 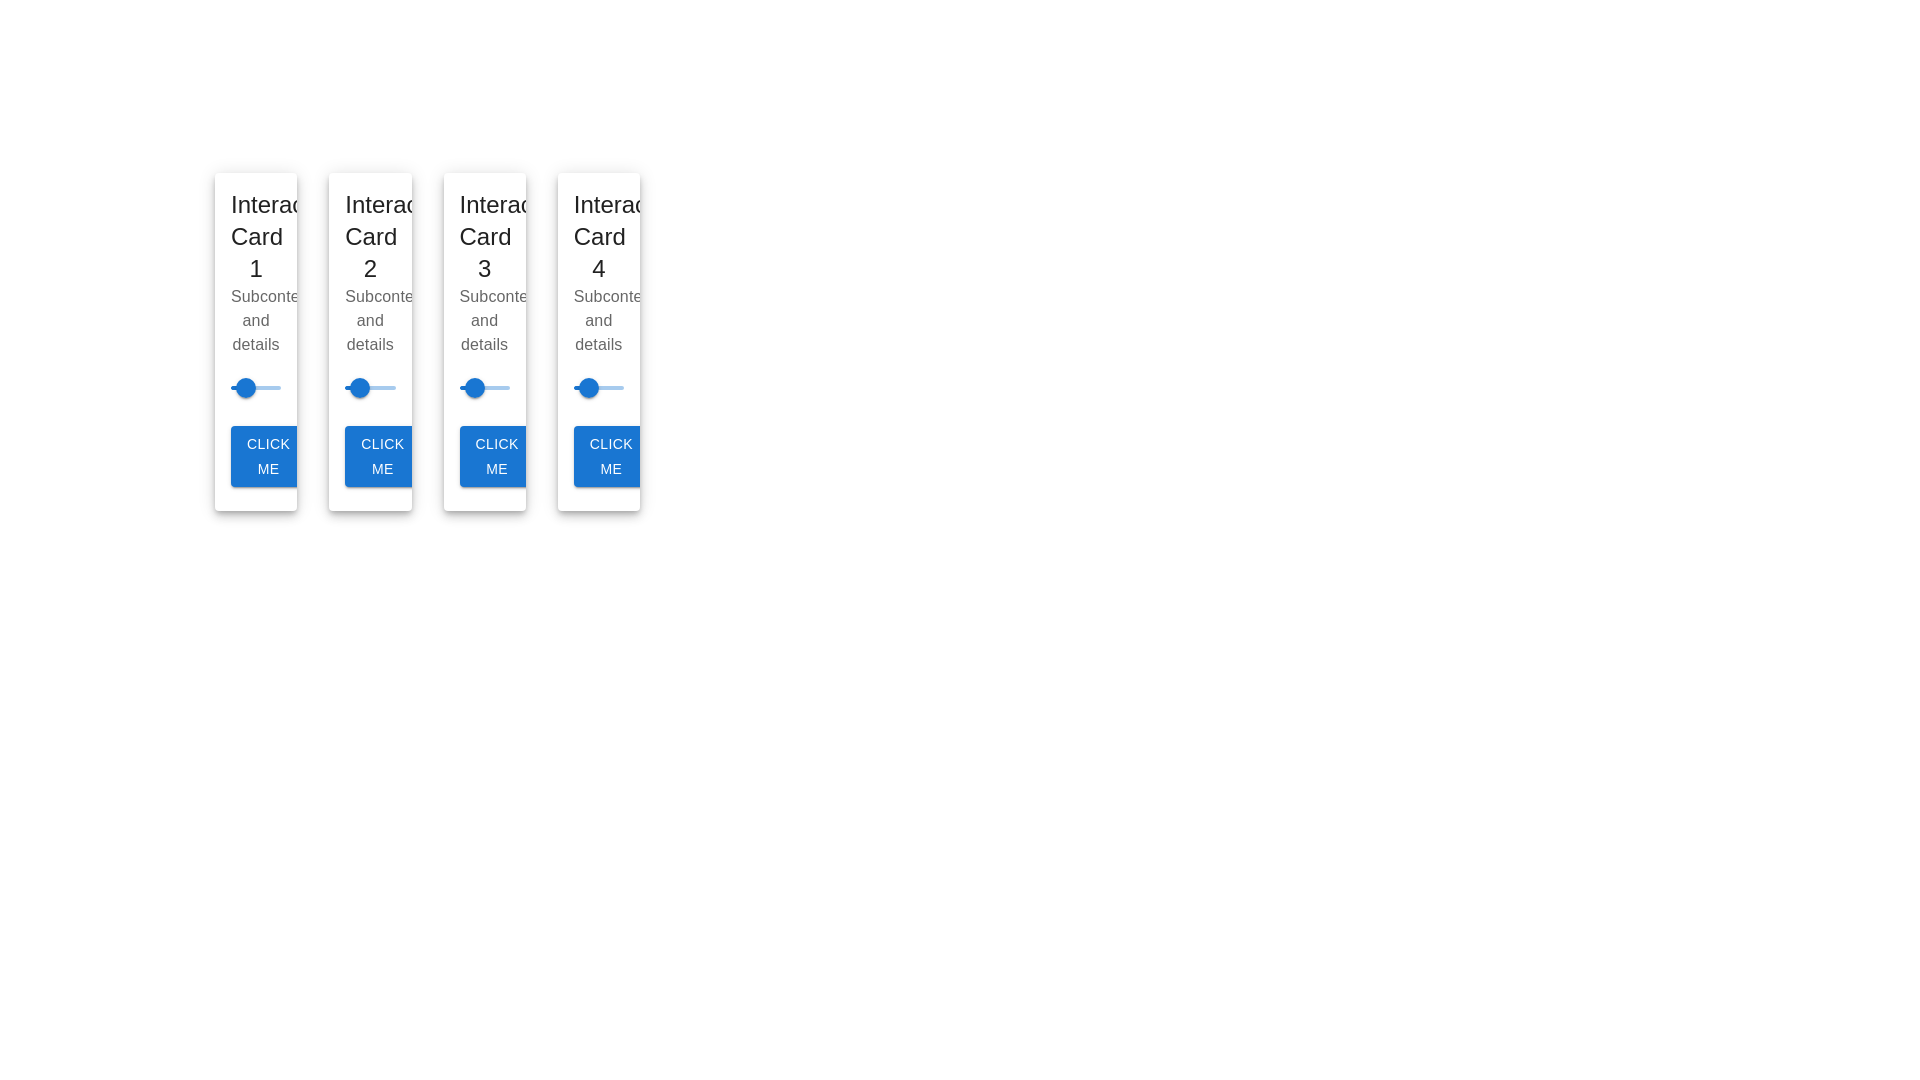 I want to click on the blue thumb of the slider located in the third card from the left, below the heading 'Interactive Card 3' and above the 'CLICK ME' button, so click(x=484, y=388).